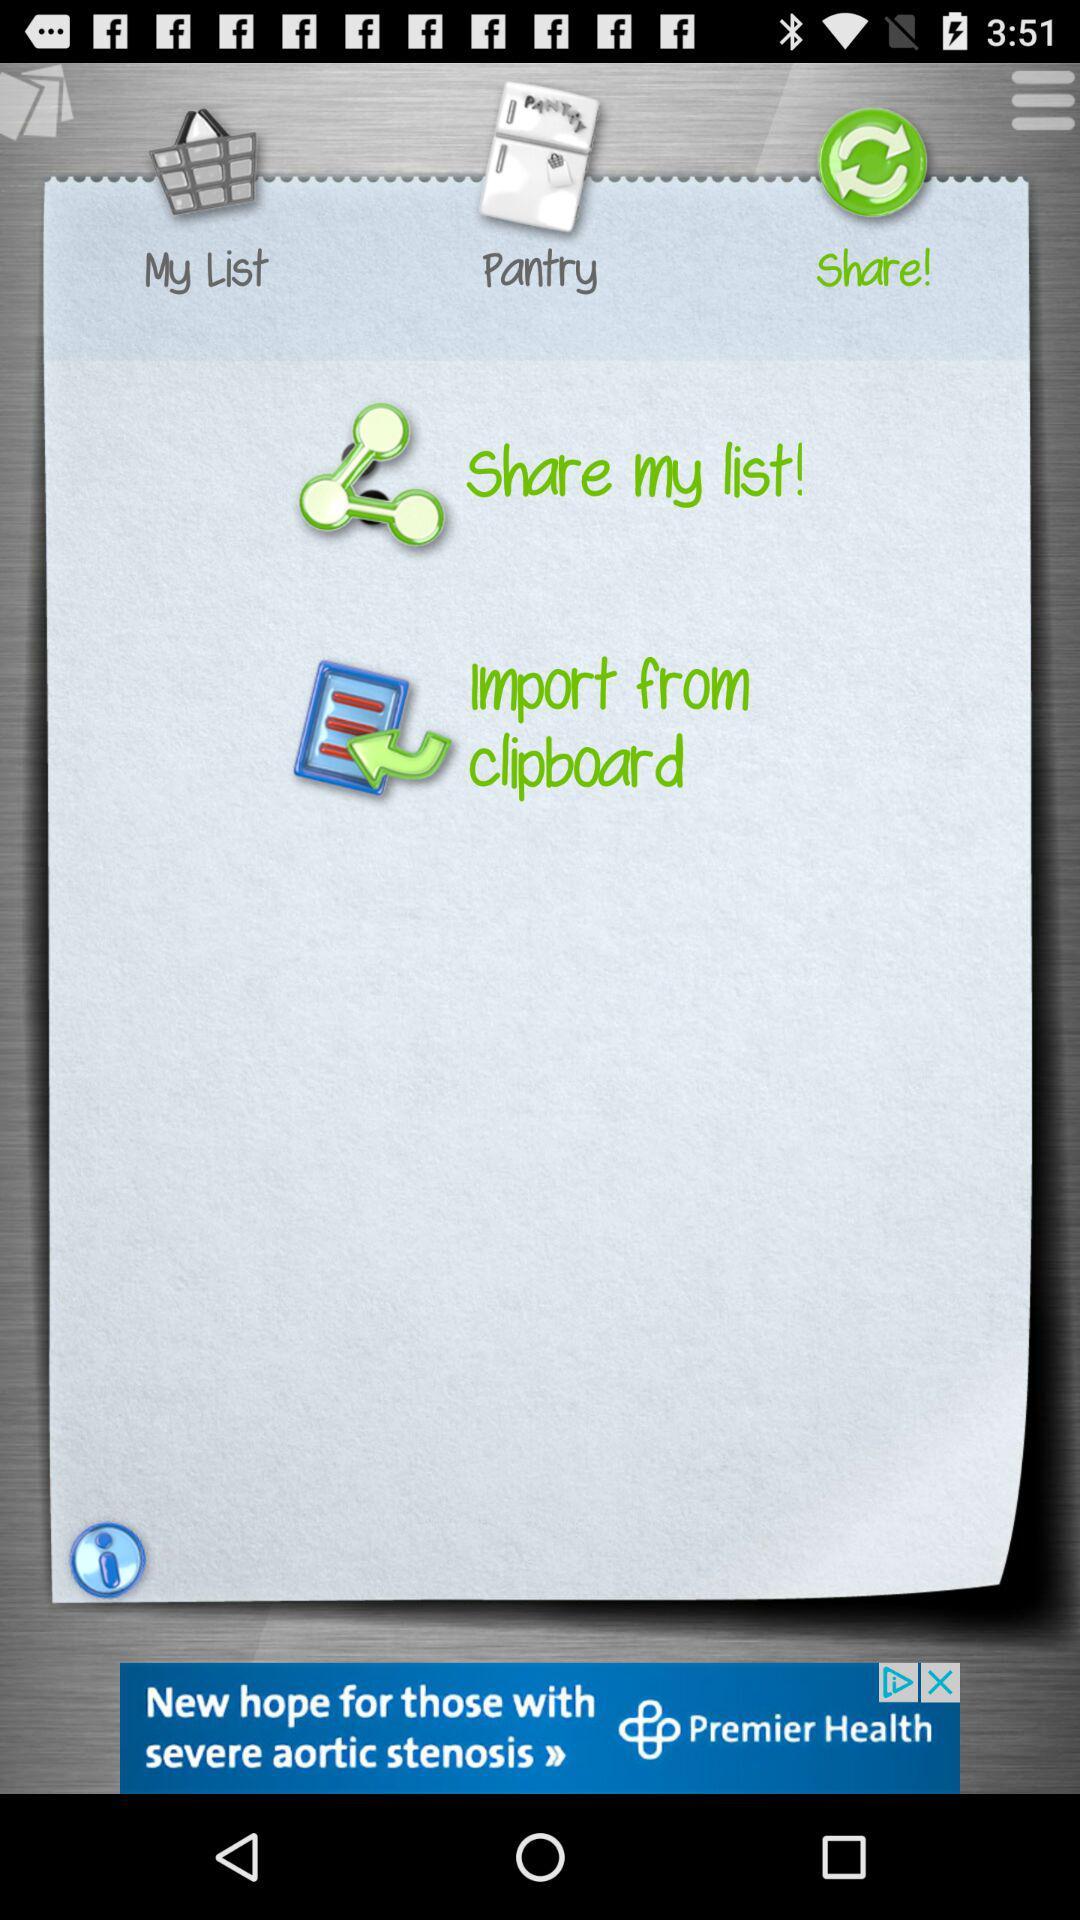 The width and height of the screenshot is (1080, 1920). Describe the element at coordinates (206, 177) in the screenshot. I see `the cart icon` at that location.